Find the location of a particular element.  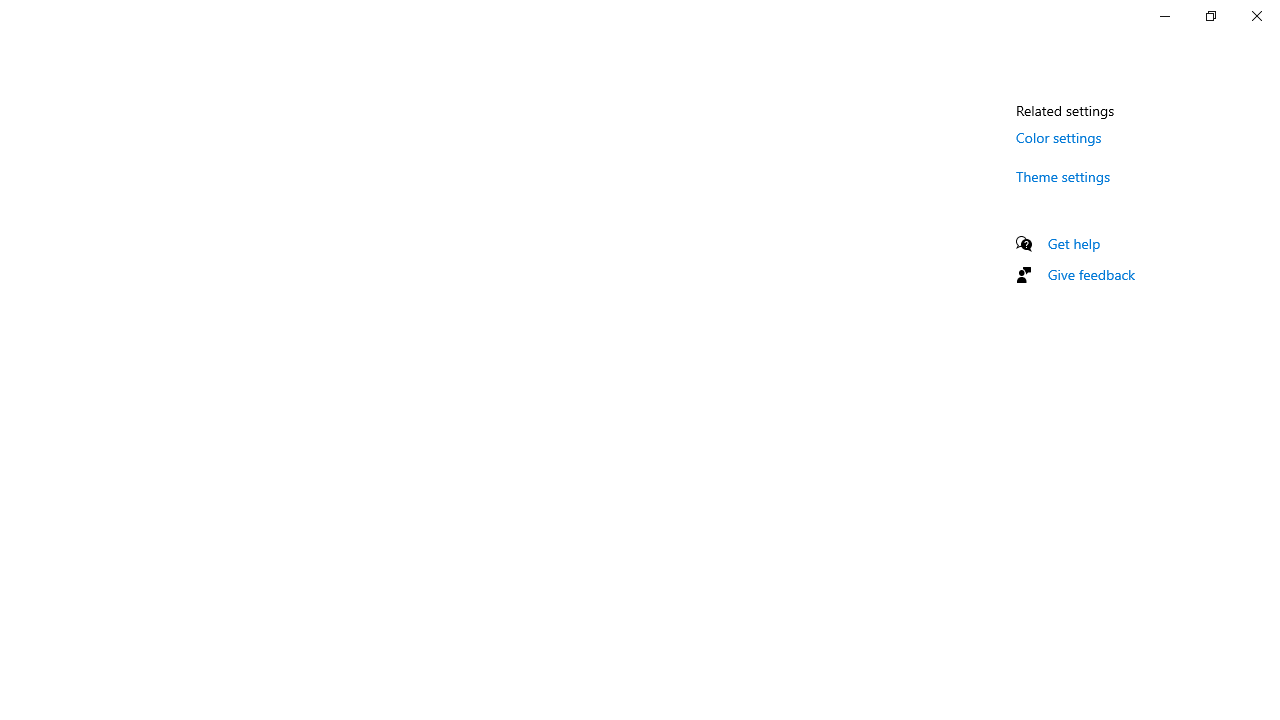

'Close Settings' is located at coordinates (1255, 15).